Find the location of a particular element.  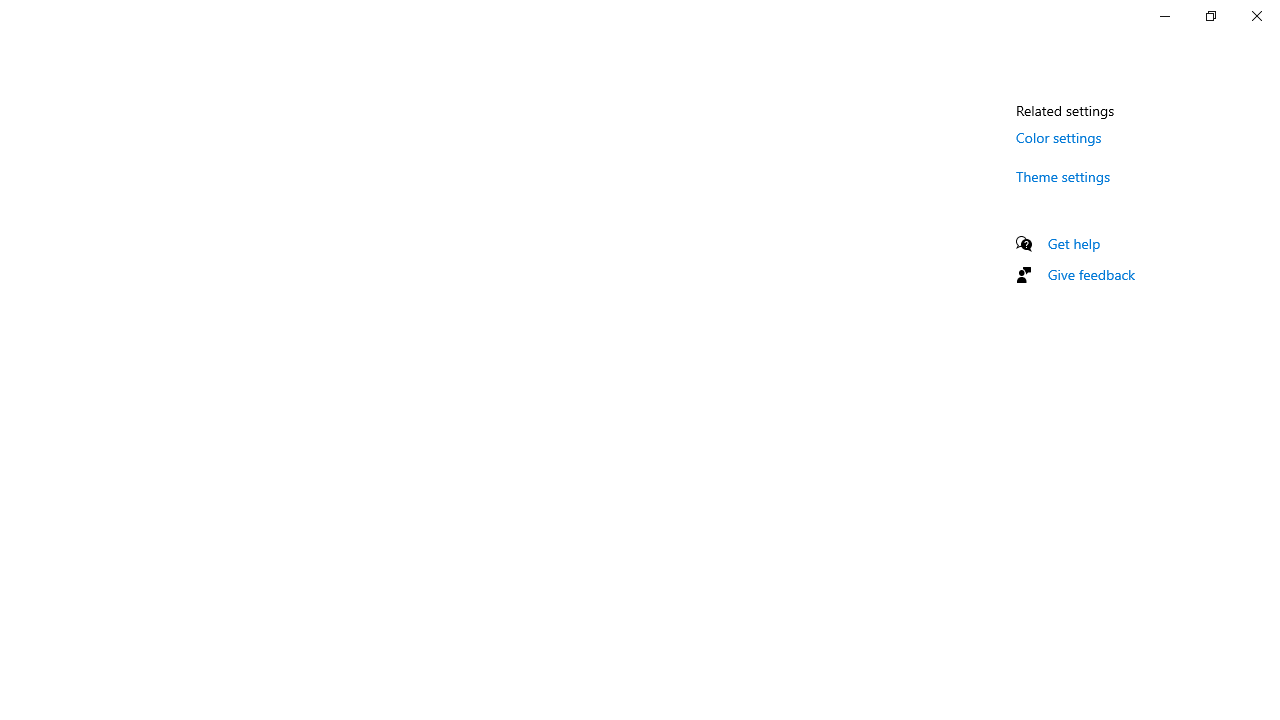

'Close Settings' is located at coordinates (1255, 15).